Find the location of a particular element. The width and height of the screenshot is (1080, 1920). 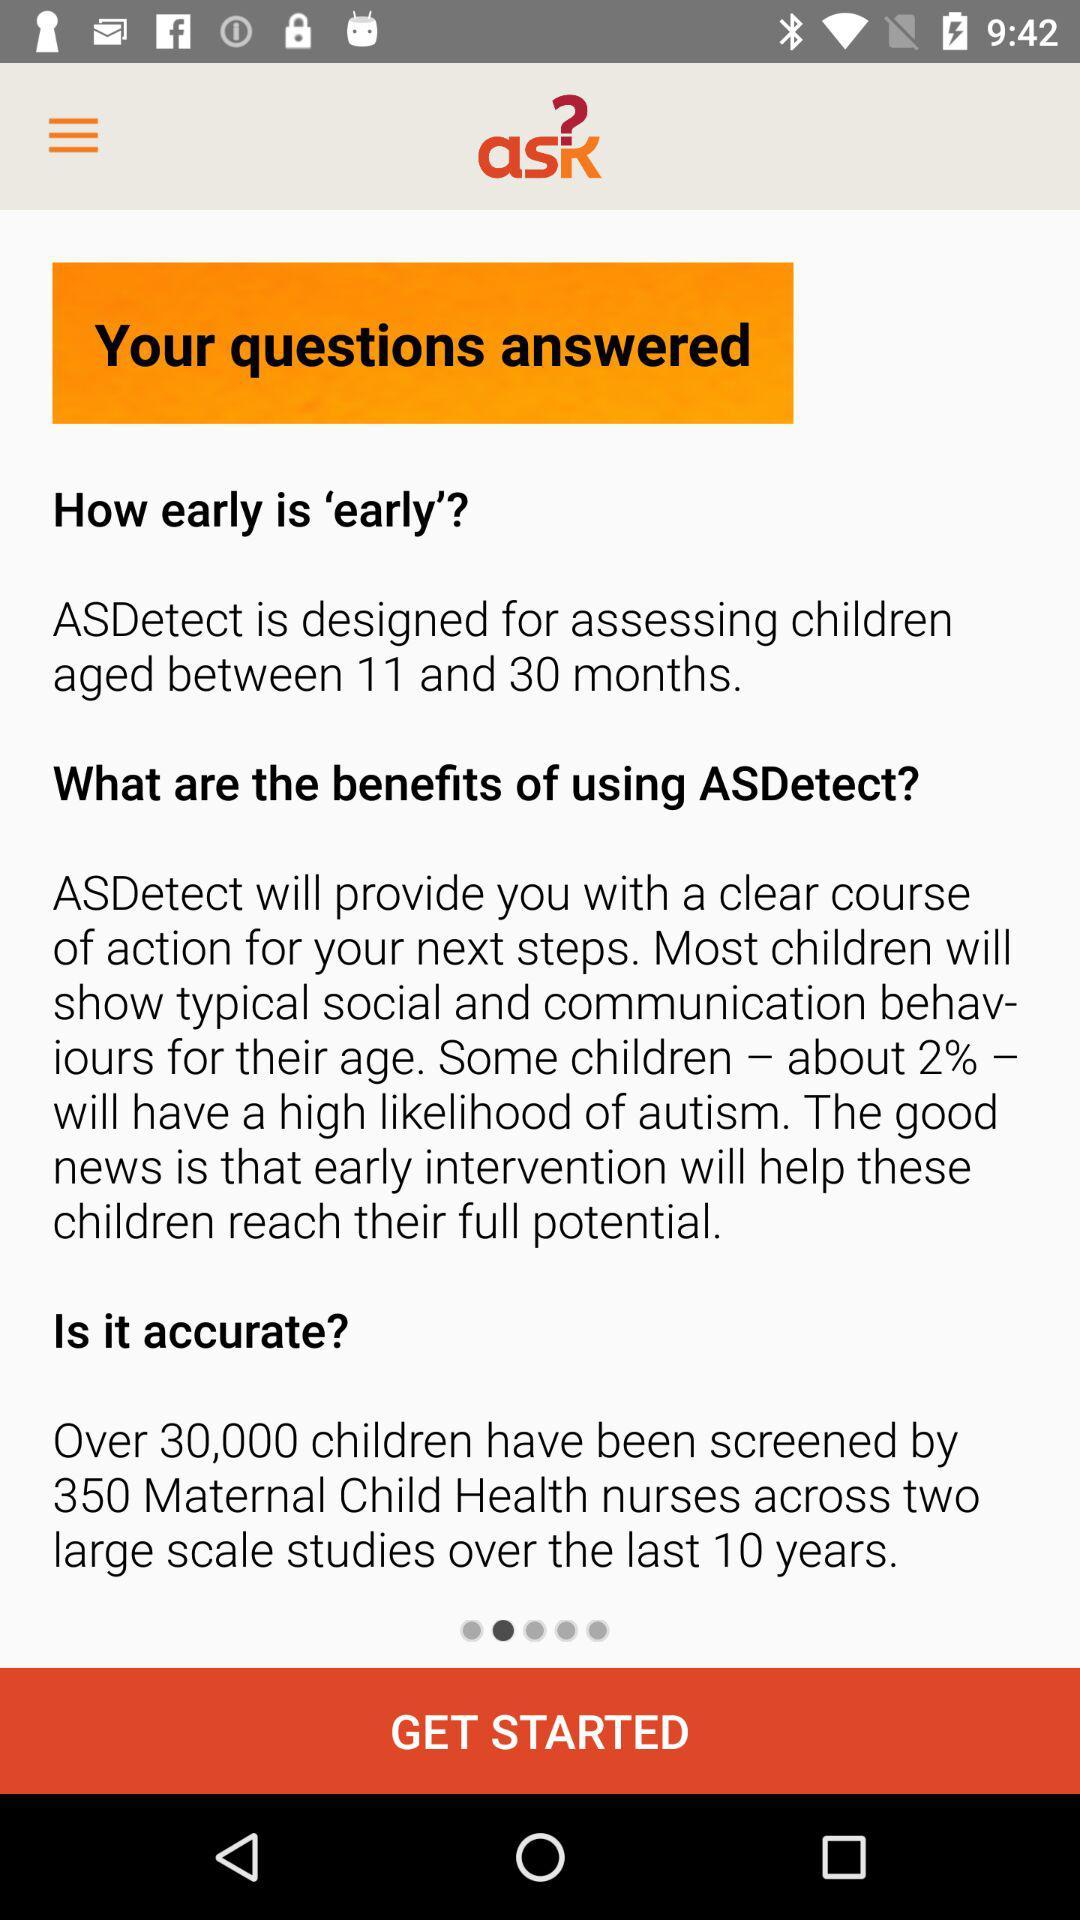

the item above your questions answered icon is located at coordinates (72, 135).